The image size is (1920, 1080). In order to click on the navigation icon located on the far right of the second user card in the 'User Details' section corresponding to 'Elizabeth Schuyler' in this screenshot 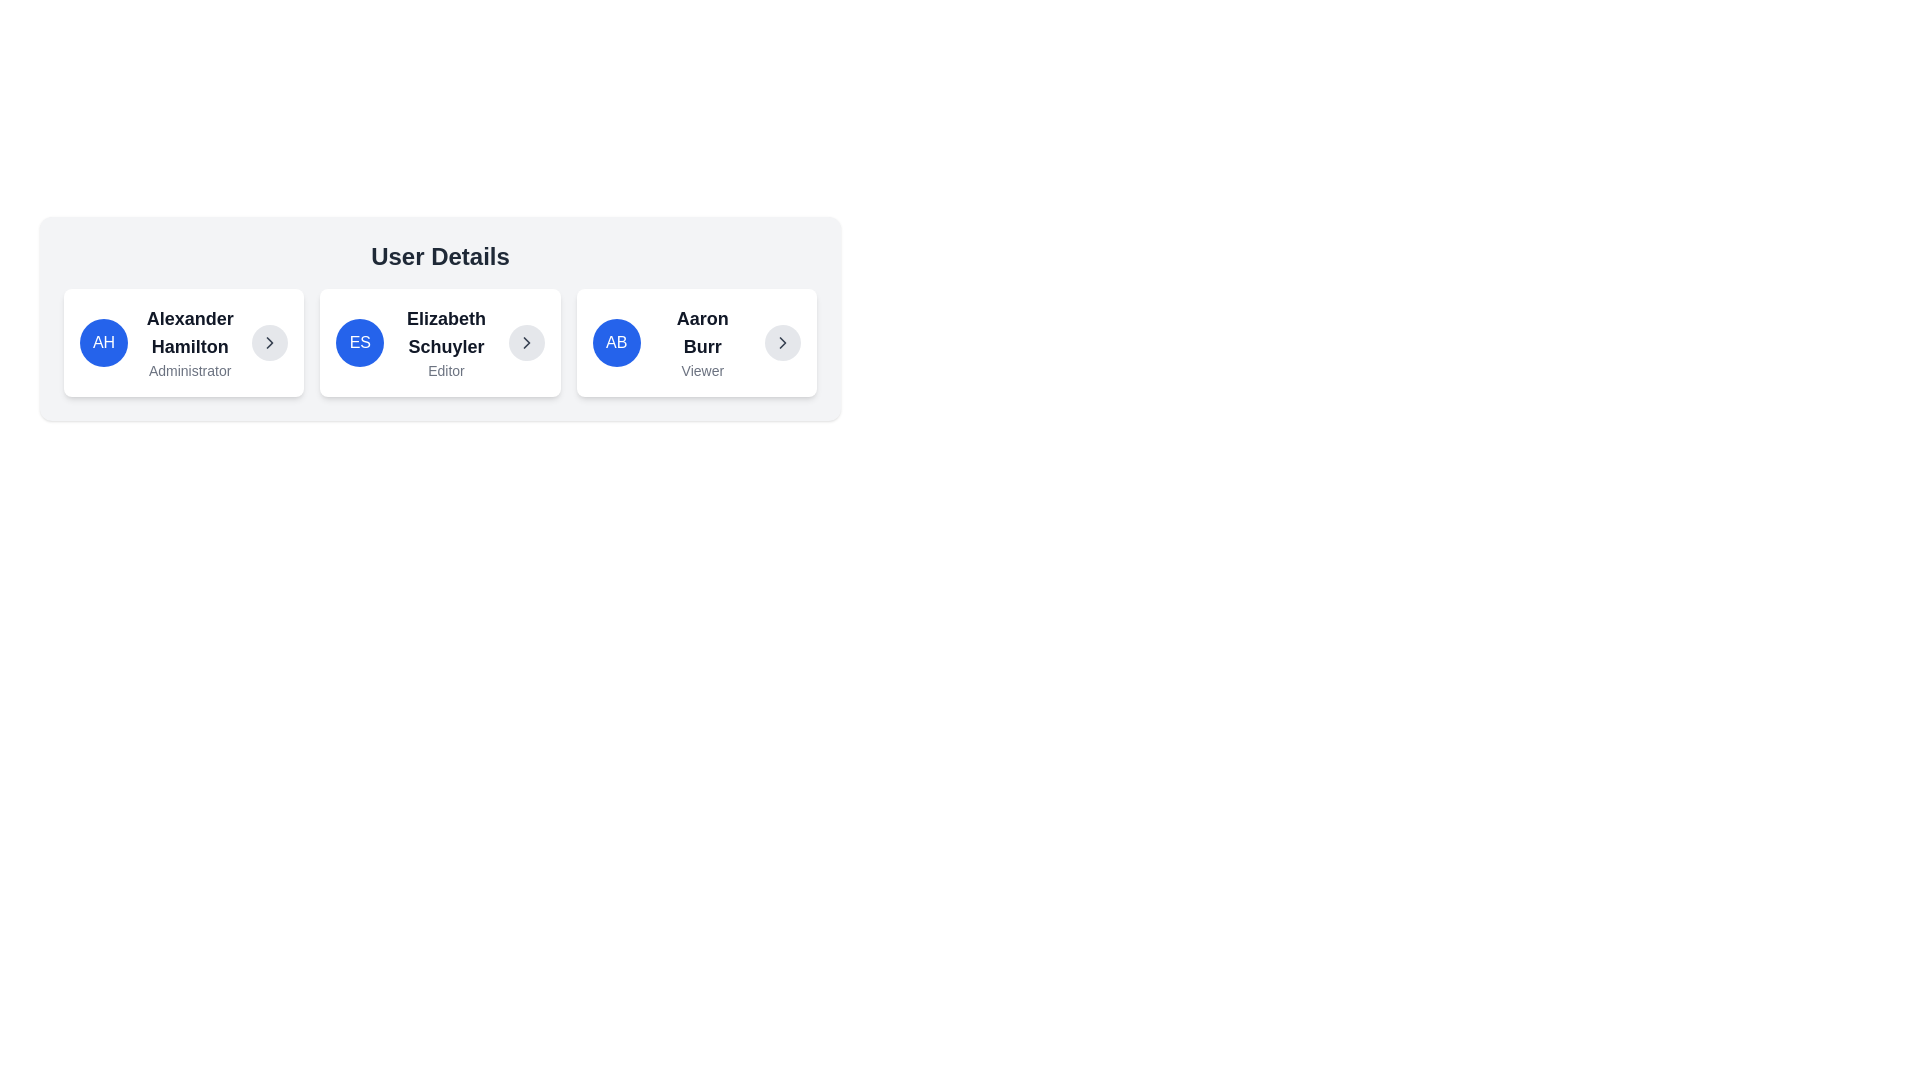, I will do `click(526, 342)`.